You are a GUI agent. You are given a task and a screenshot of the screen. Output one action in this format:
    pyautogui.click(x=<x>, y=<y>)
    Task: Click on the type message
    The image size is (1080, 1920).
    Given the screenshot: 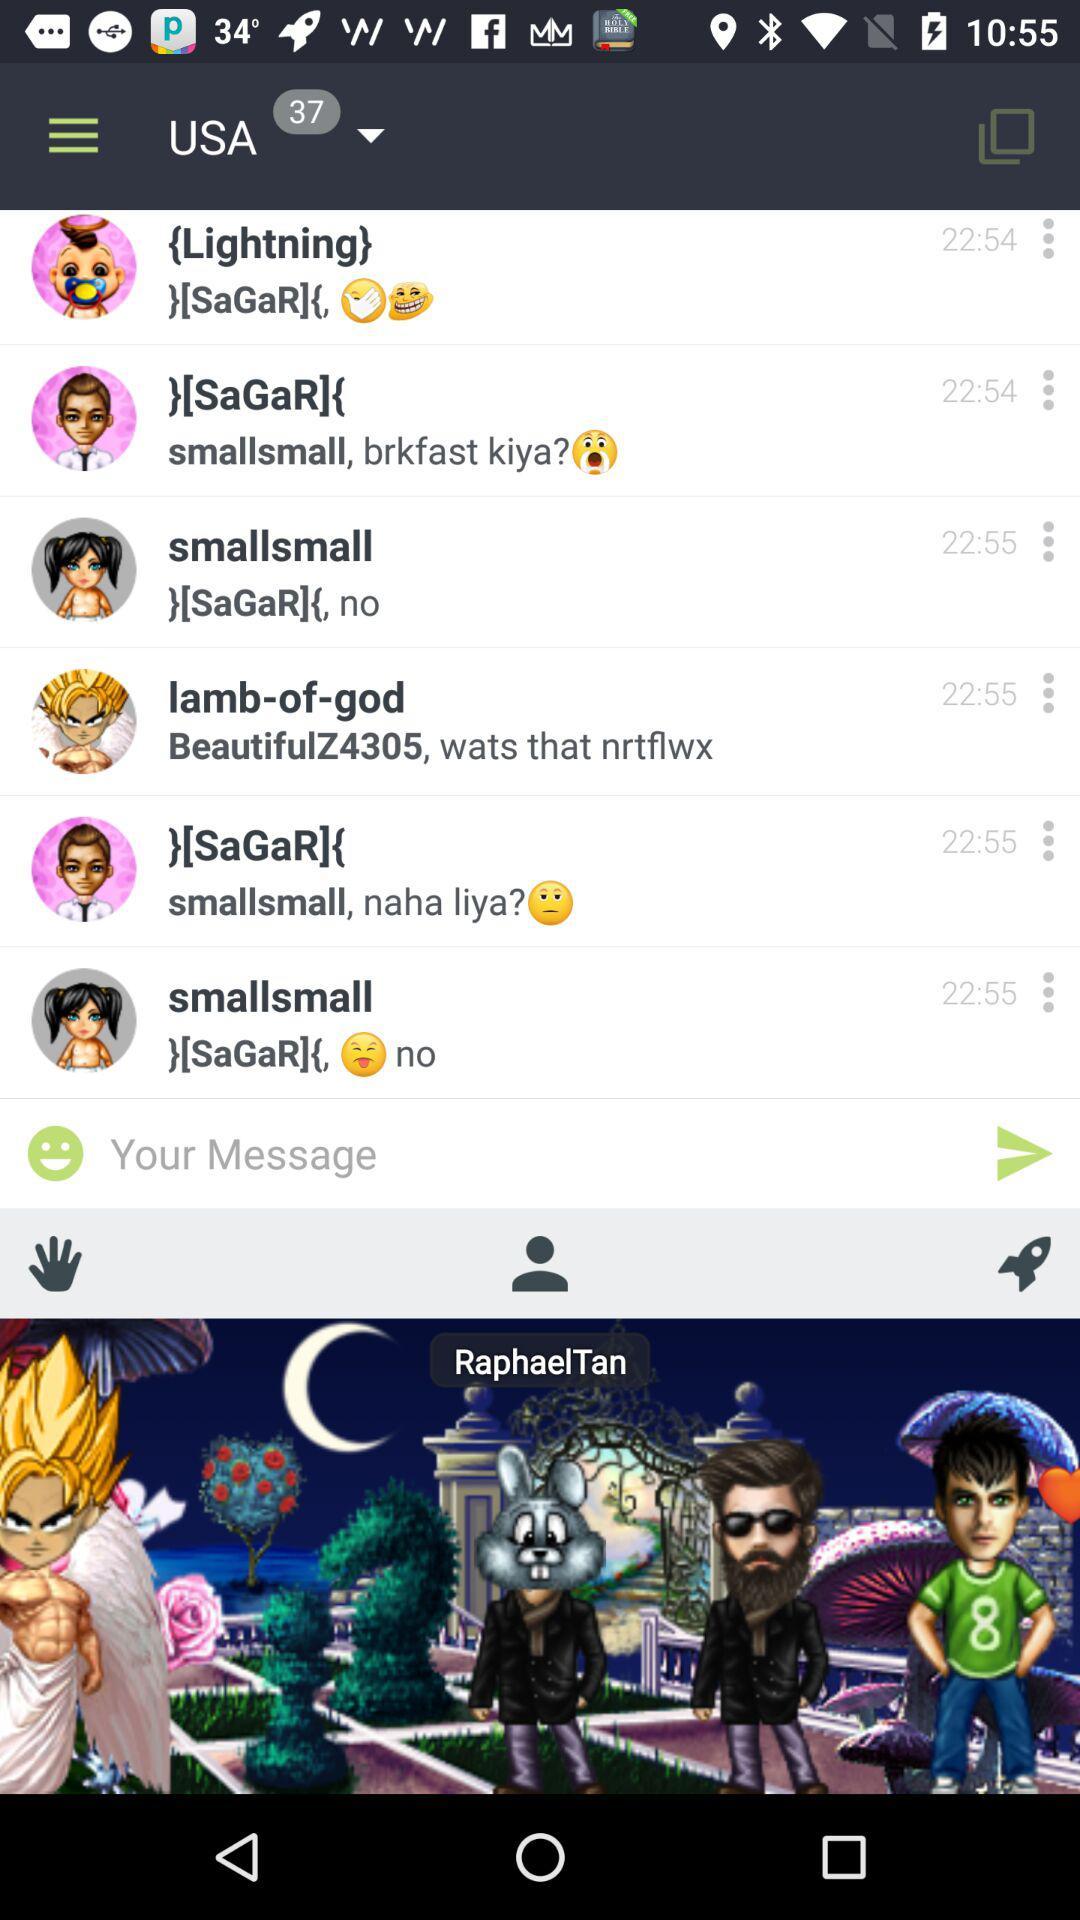 What is the action you would take?
    pyautogui.click(x=540, y=1152)
    